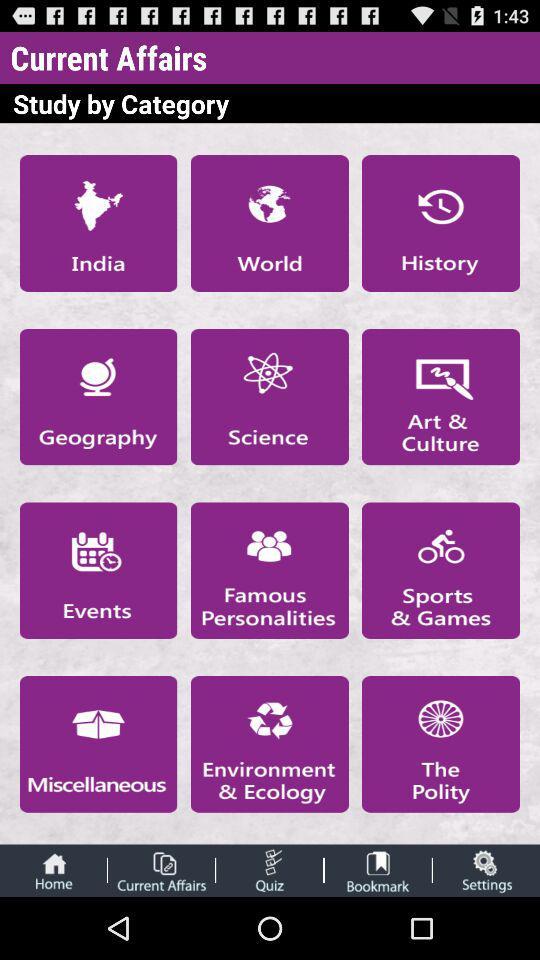 The width and height of the screenshot is (540, 960). I want to click on open geography category, so click(97, 396).